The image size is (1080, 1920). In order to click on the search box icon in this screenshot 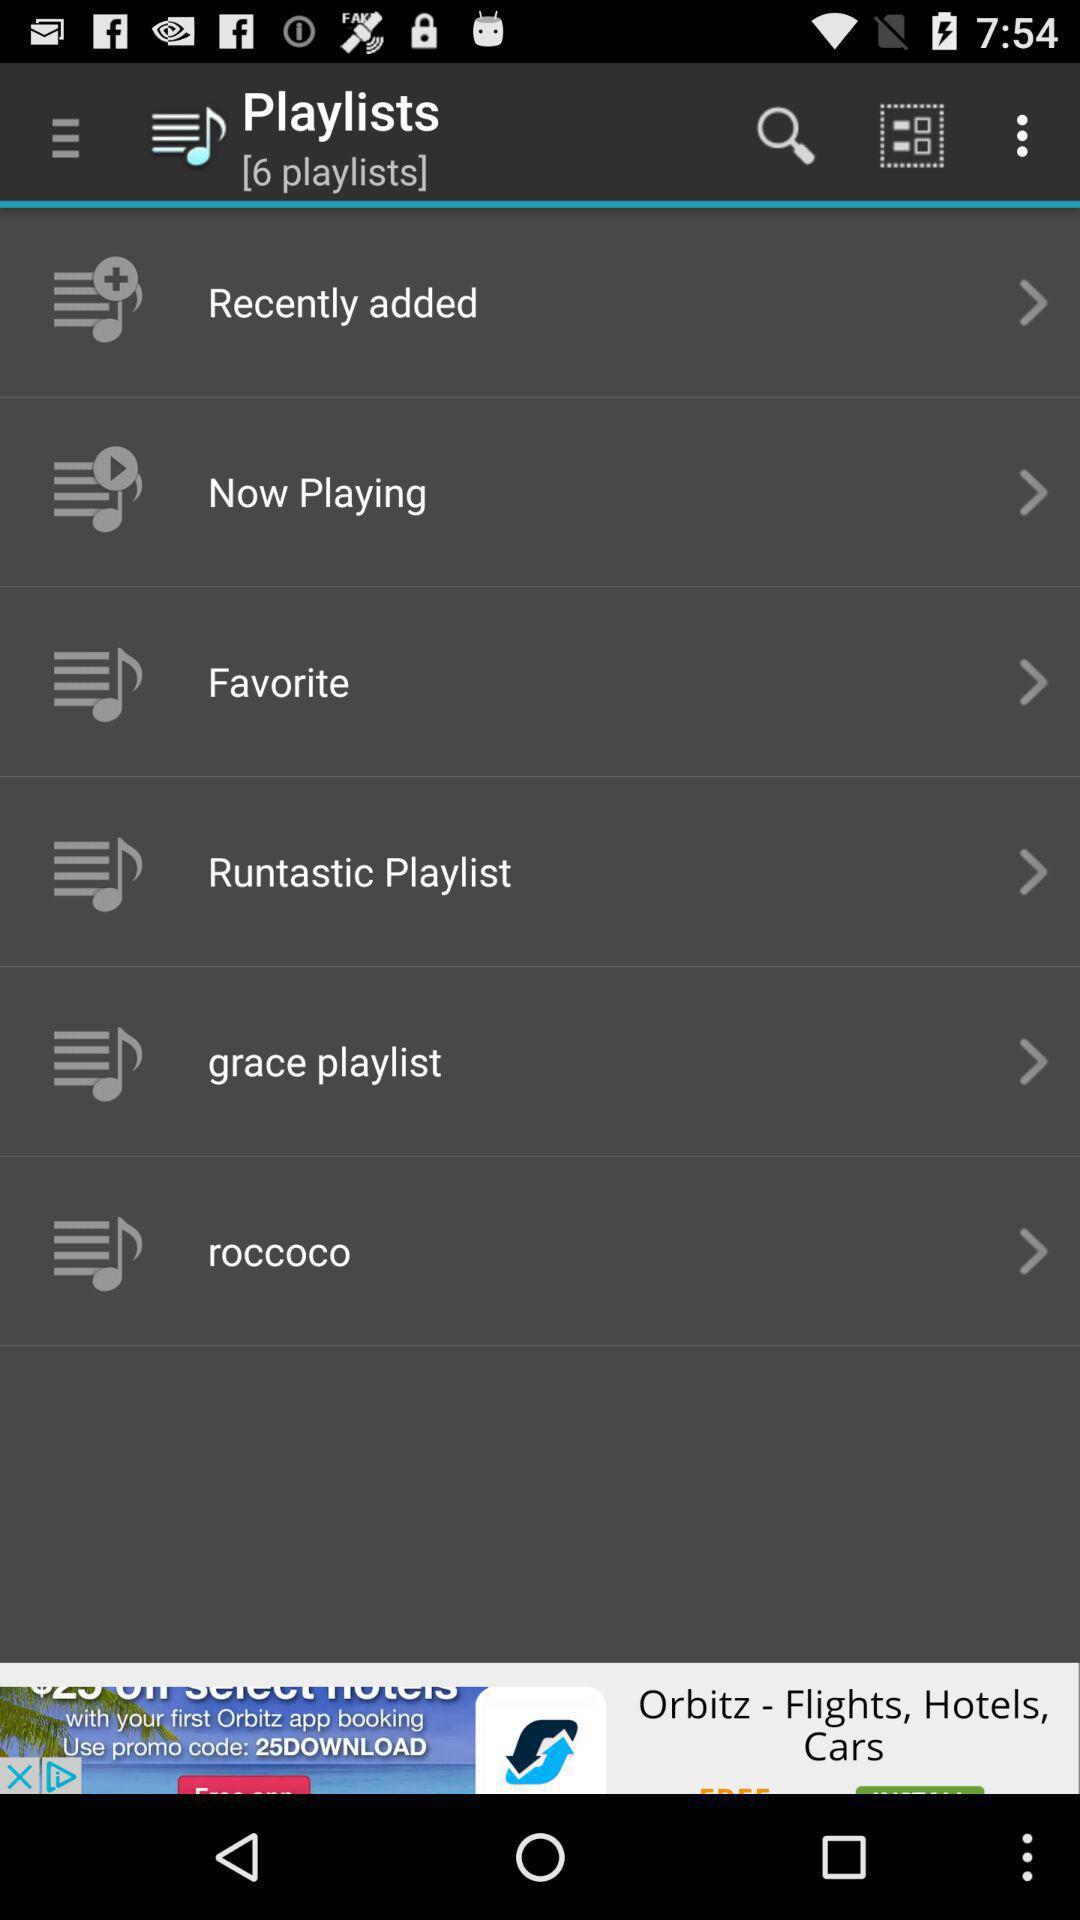, I will do `click(785, 134)`.